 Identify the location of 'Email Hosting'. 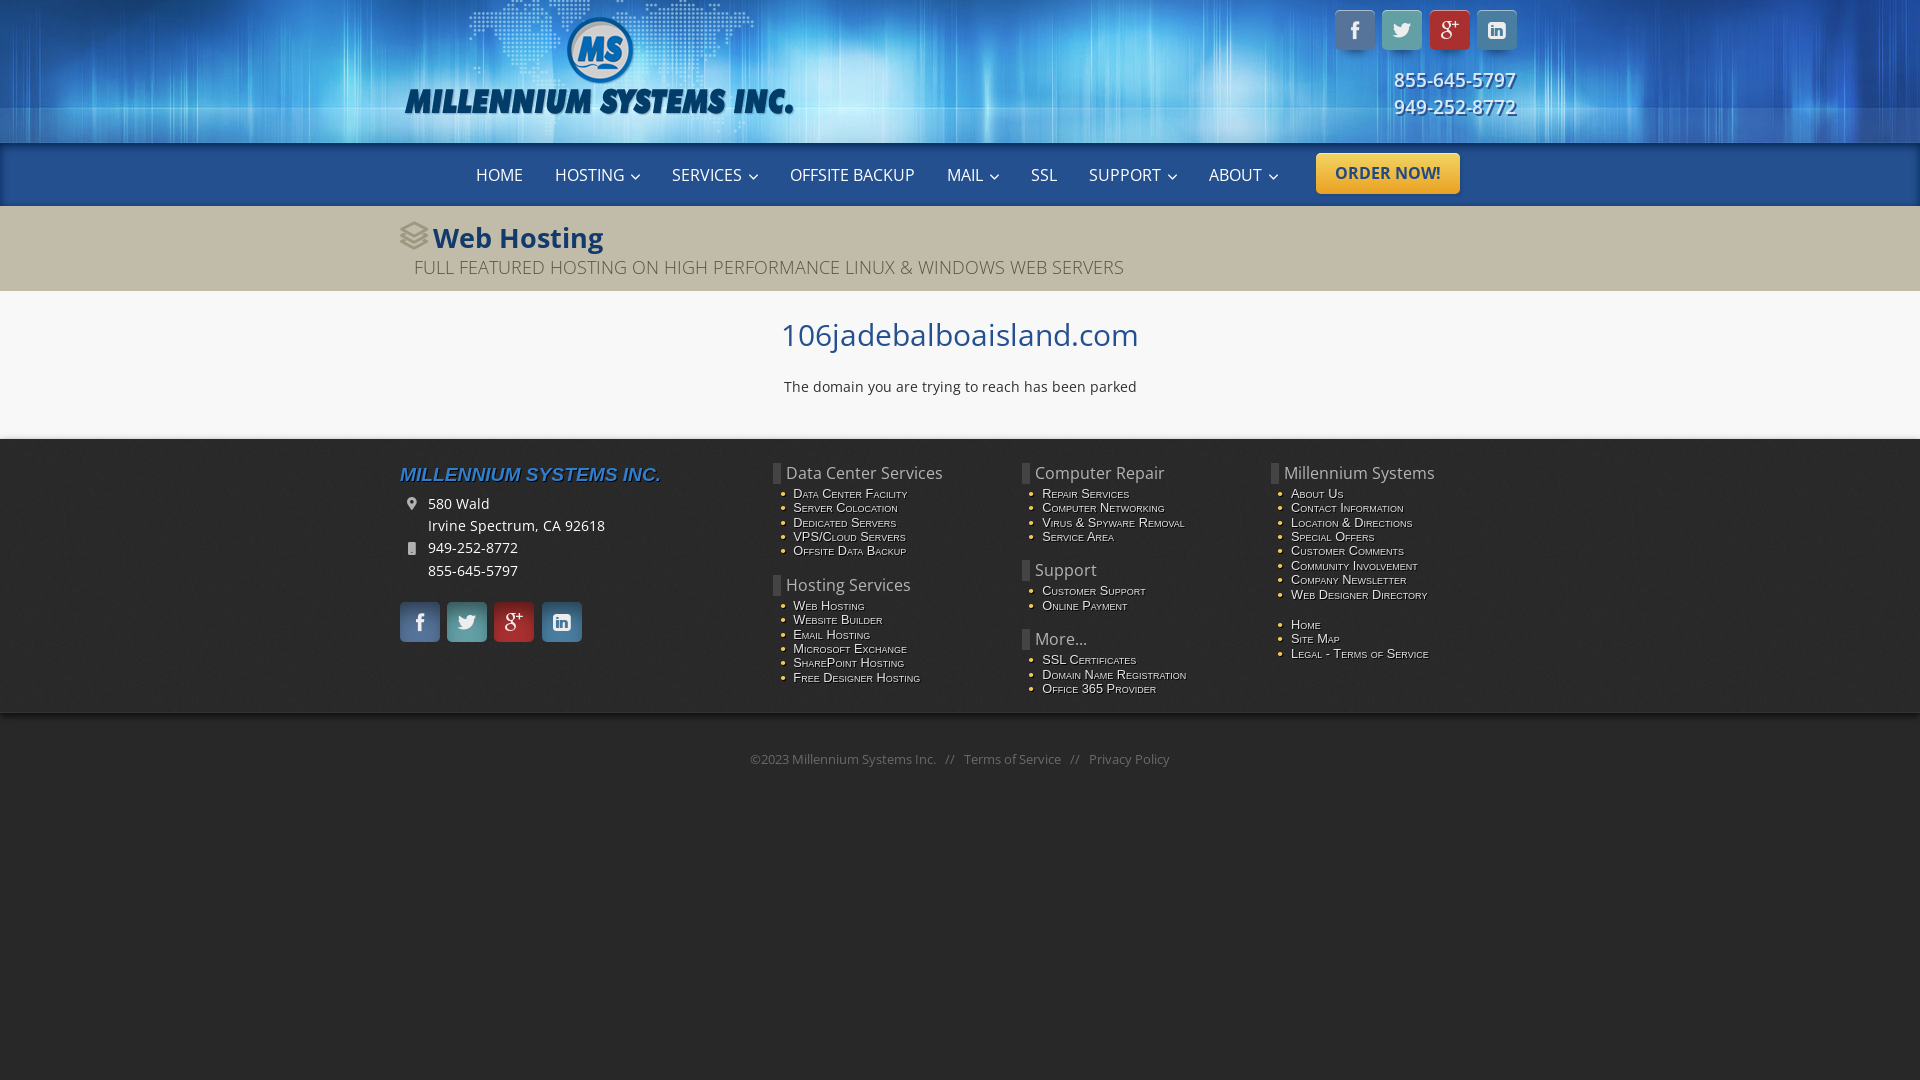
(831, 634).